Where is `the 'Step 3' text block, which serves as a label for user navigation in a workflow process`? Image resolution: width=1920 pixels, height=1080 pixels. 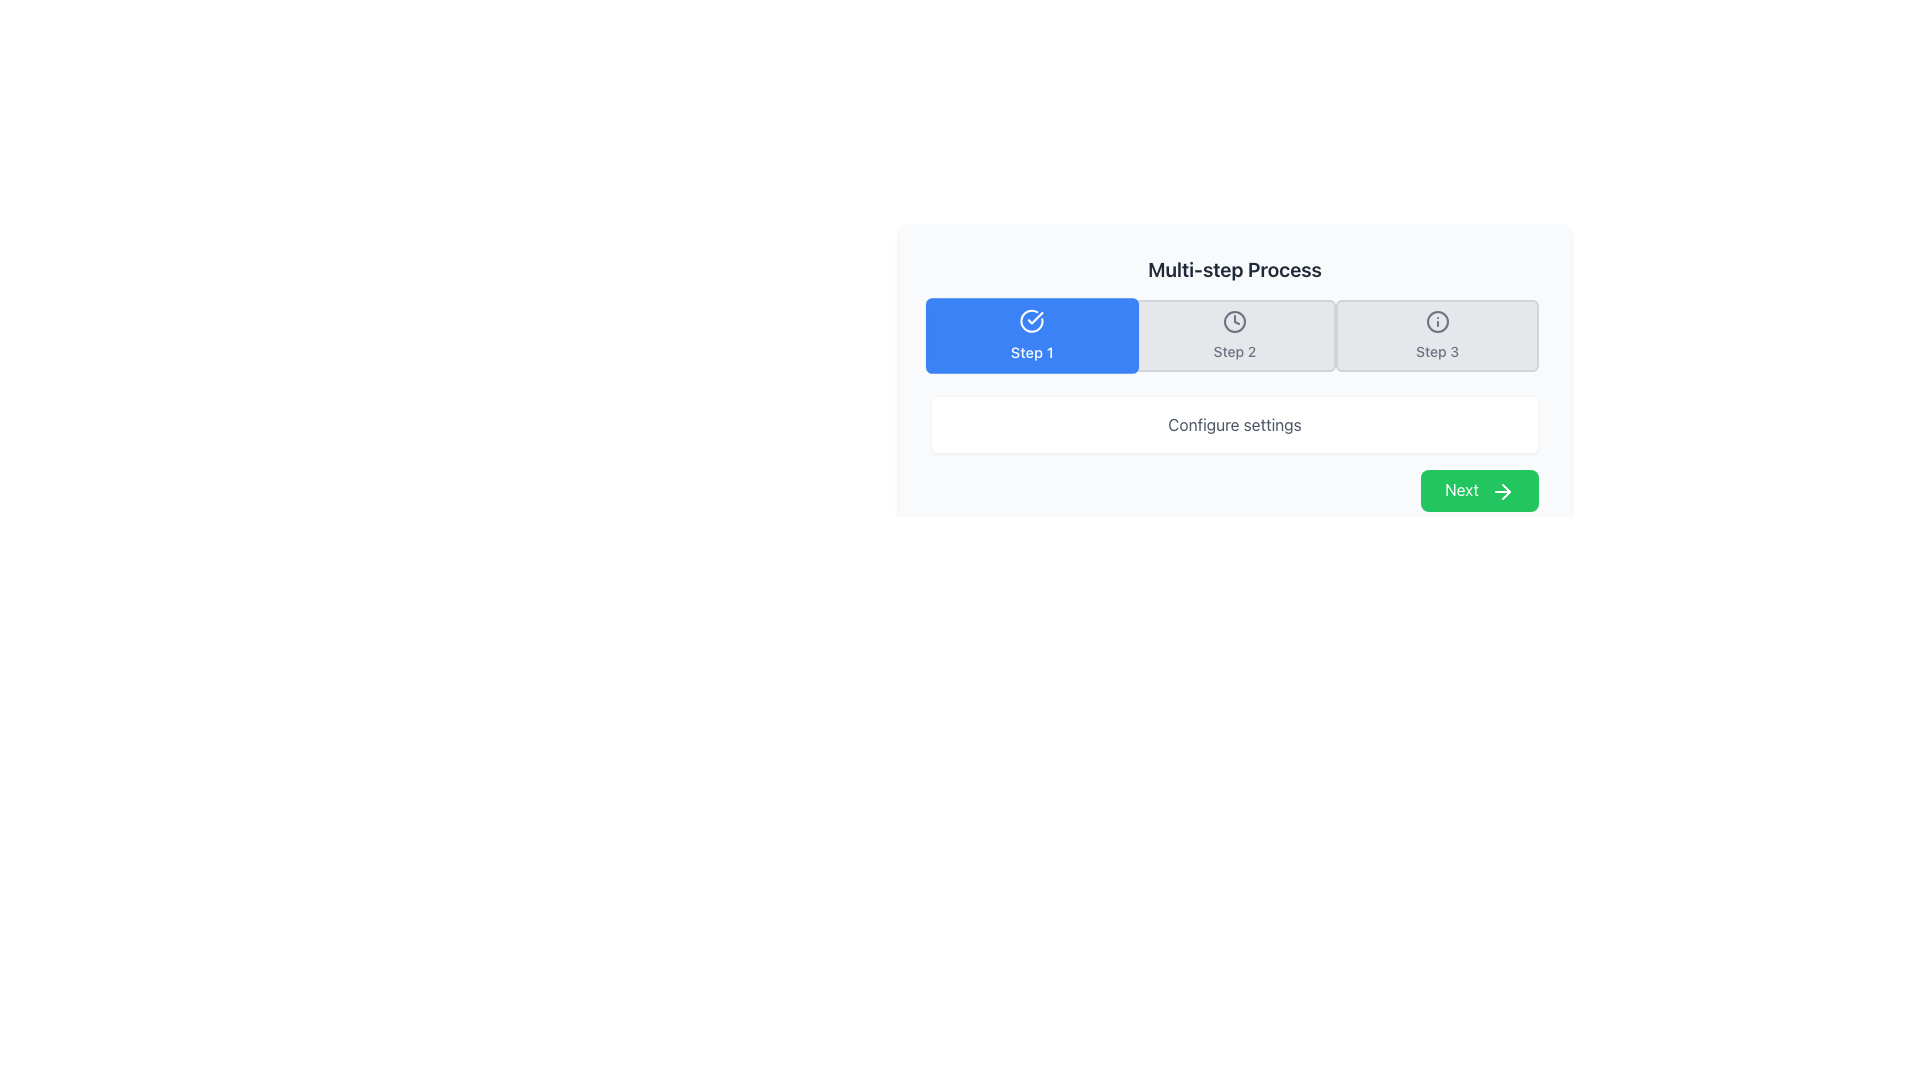 the 'Step 3' text block, which serves as a label for user navigation in a workflow process is located at coordinates (1436, 350).